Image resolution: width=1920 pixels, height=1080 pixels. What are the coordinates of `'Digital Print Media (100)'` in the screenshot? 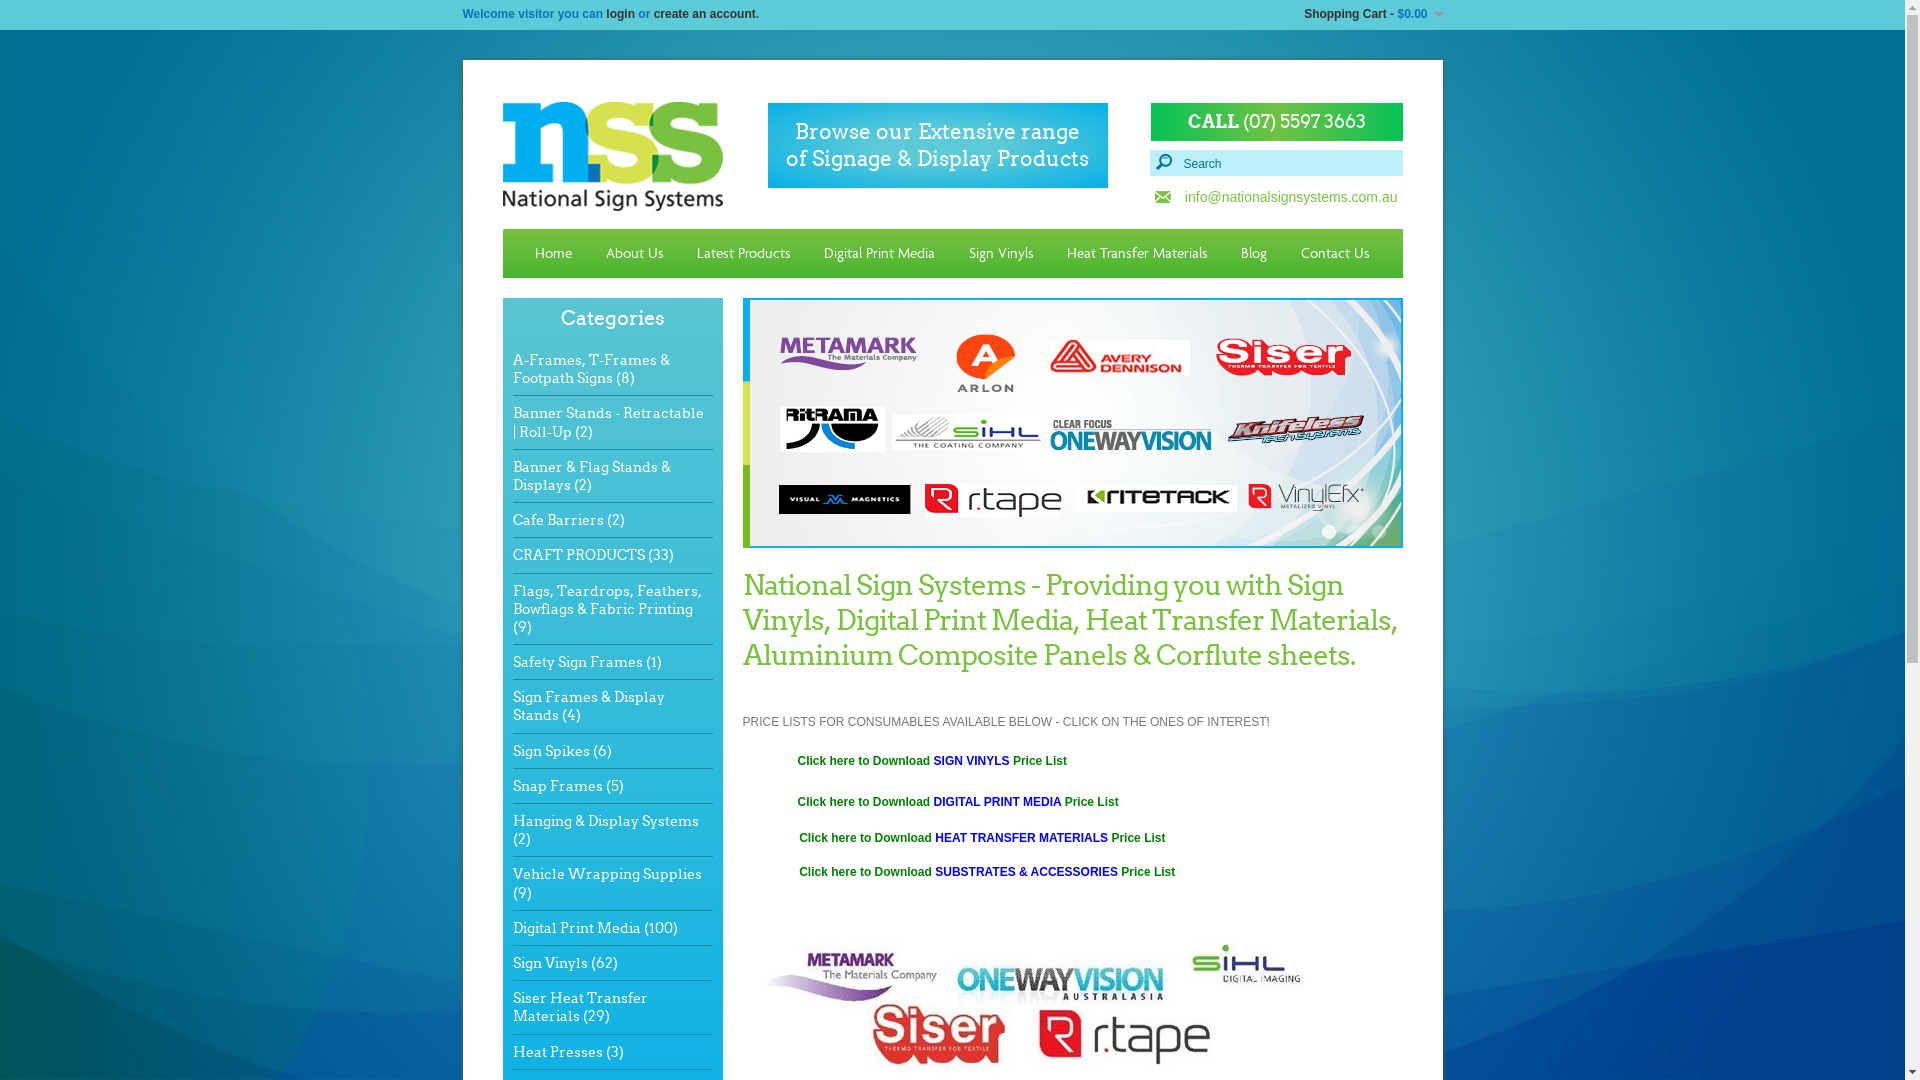 It's located at (512, 928).